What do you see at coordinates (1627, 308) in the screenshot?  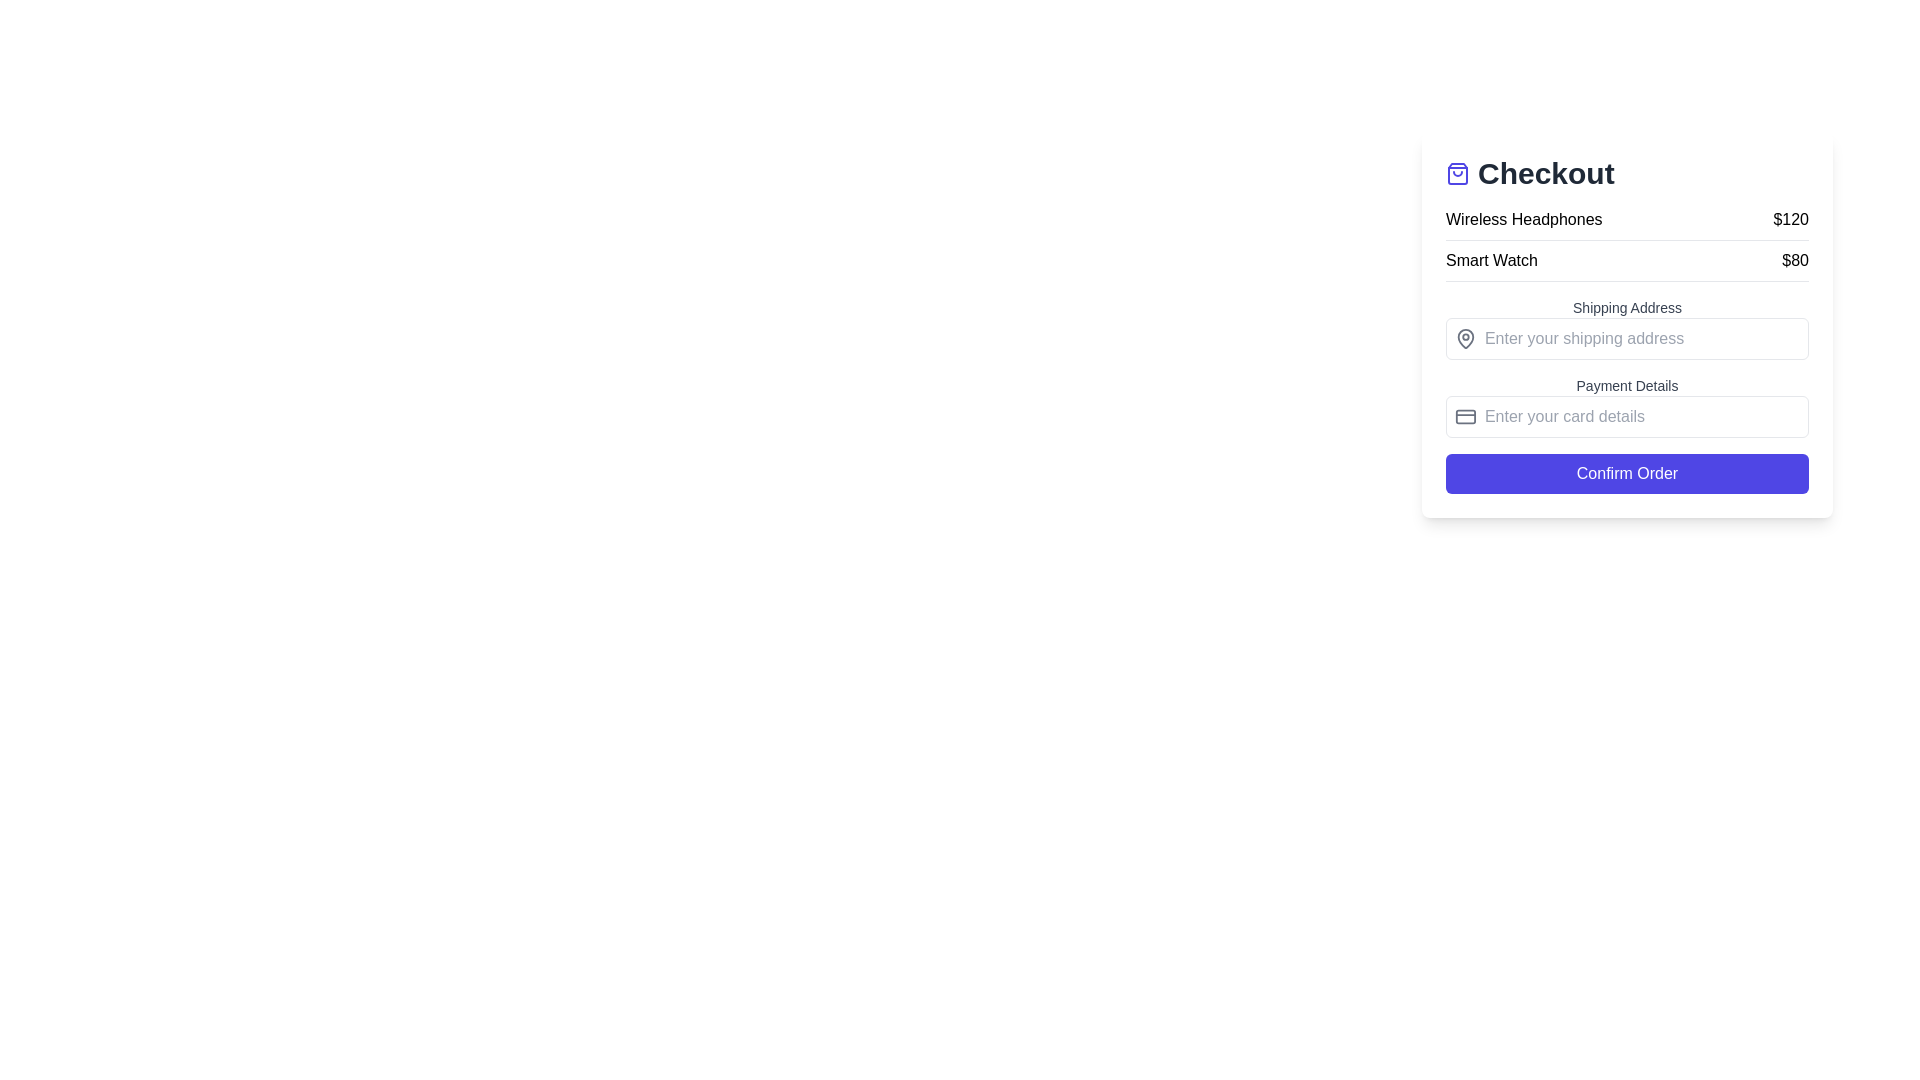 I see `the text label that provides context for the shipping address input field, located above the input field in the 'Checkout' card UI` at bounding box center [1627, 308].